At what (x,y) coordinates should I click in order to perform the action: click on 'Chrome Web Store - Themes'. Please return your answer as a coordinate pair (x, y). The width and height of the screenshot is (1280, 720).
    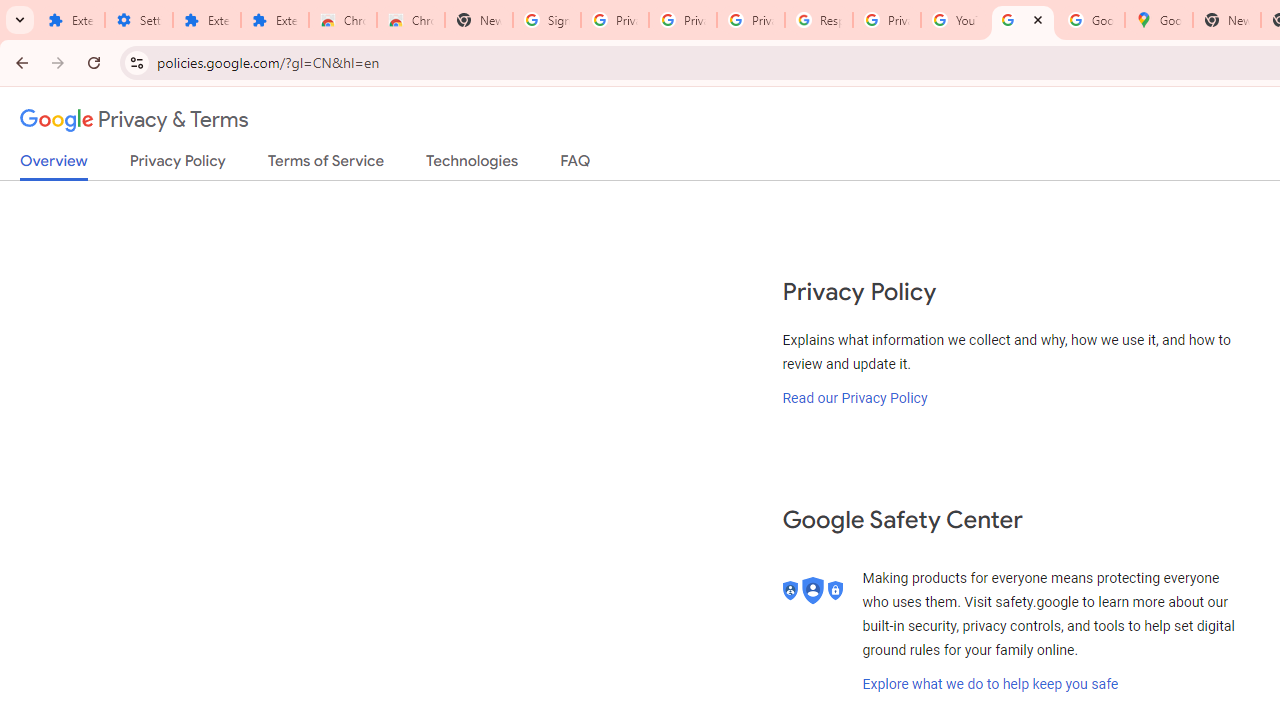
    Looking at the image, I should click on (410, 20).